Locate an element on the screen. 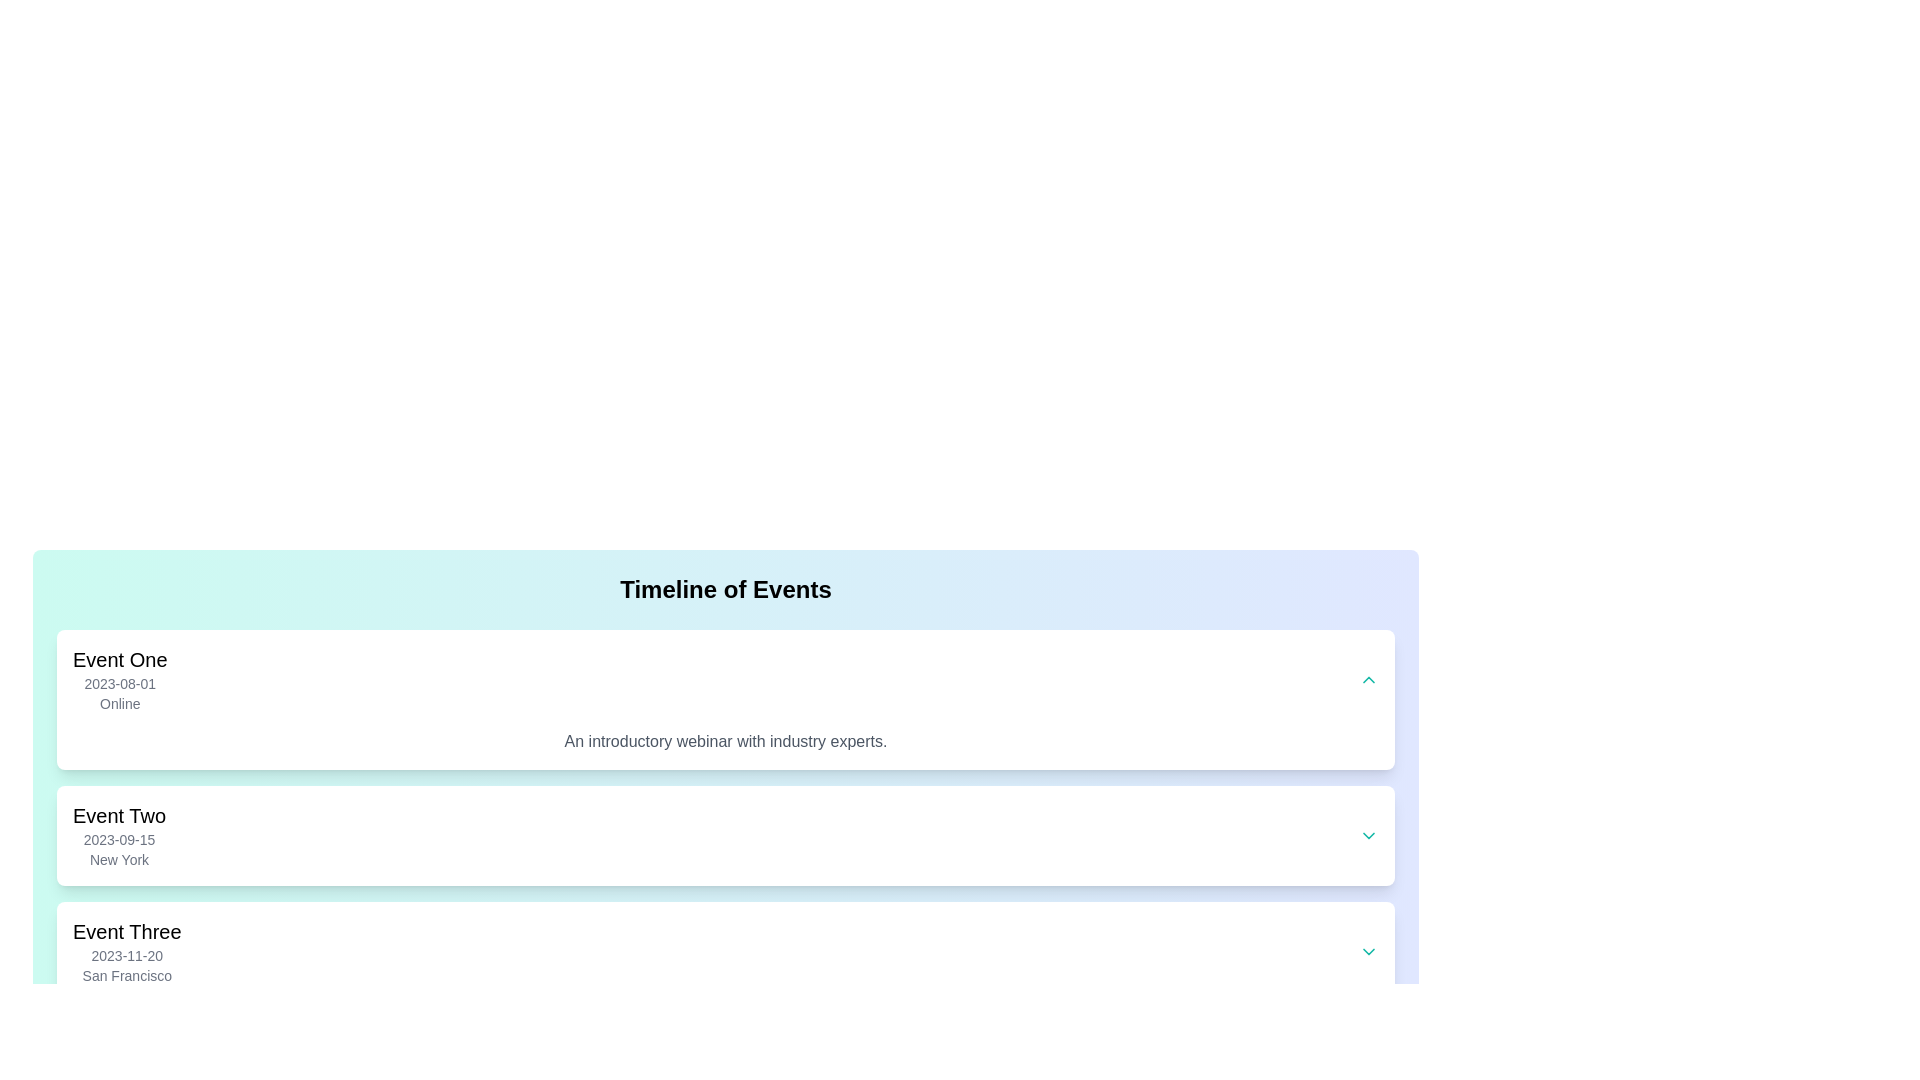 This screenshot has width=1920, height=1080. the text element that contains 'New York', styled with a small font size and light gray color, located in the lower left section of the event card under 'Event Two' and '2023-09-15' is located at coordinates (118, 859).